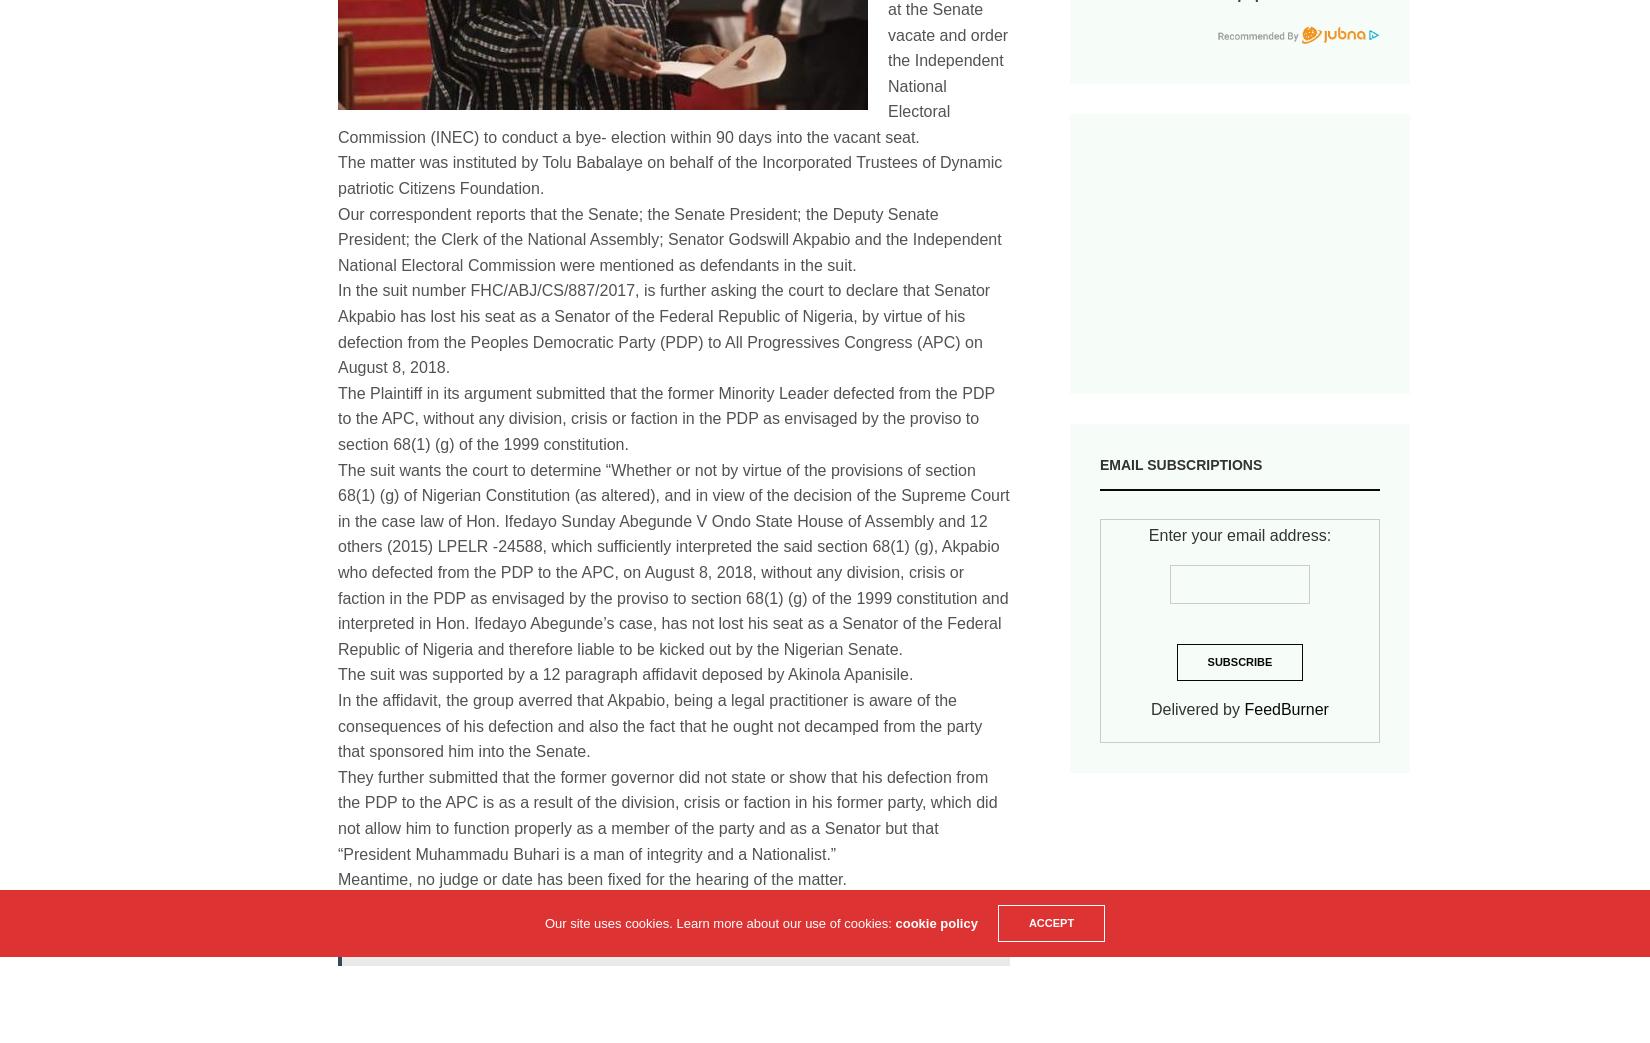 Image resolution: width=1650 pixels, height=1043 pixels. What do you see at coordinates (1285, 708) in the screenshot?
I see `'FeedBurner'` at bounding box center [1285, 708].